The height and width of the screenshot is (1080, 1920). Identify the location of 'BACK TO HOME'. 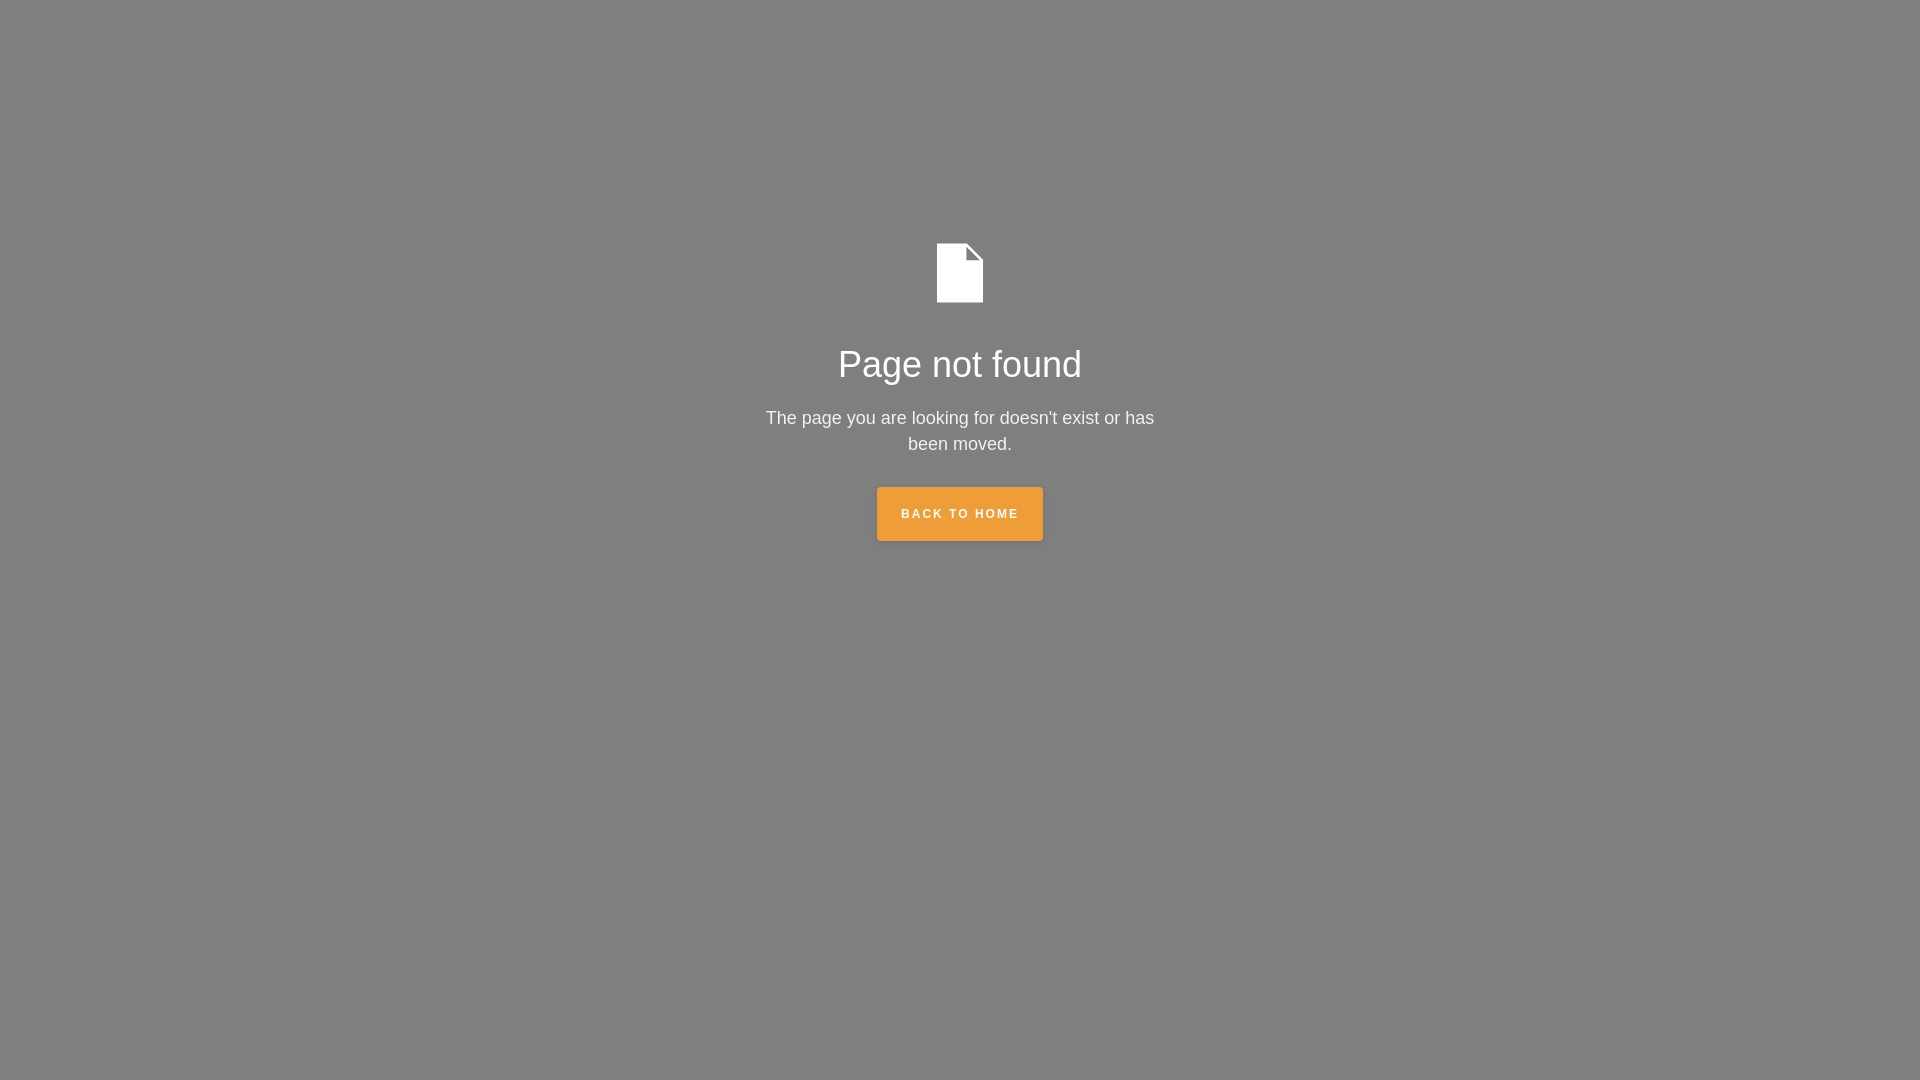
(960, 512).